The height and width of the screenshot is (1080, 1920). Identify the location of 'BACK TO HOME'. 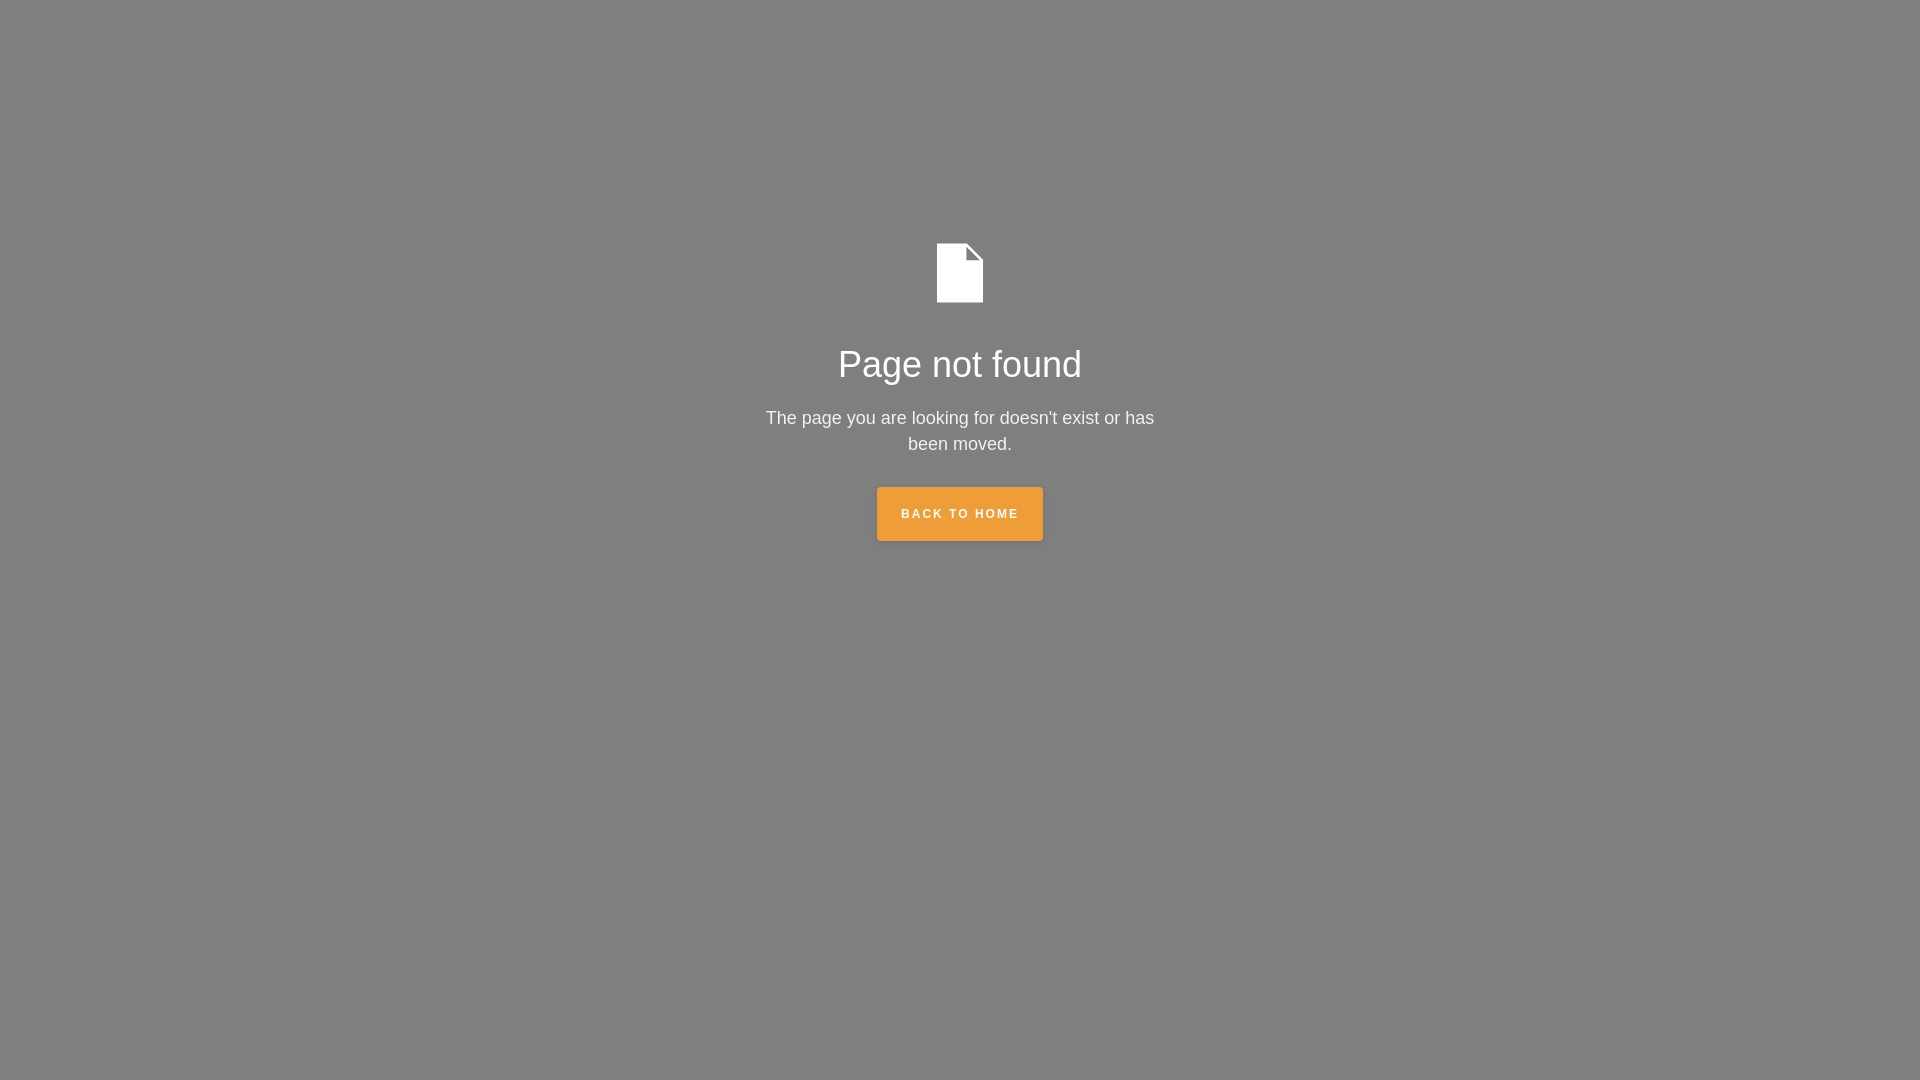
(960, 512).